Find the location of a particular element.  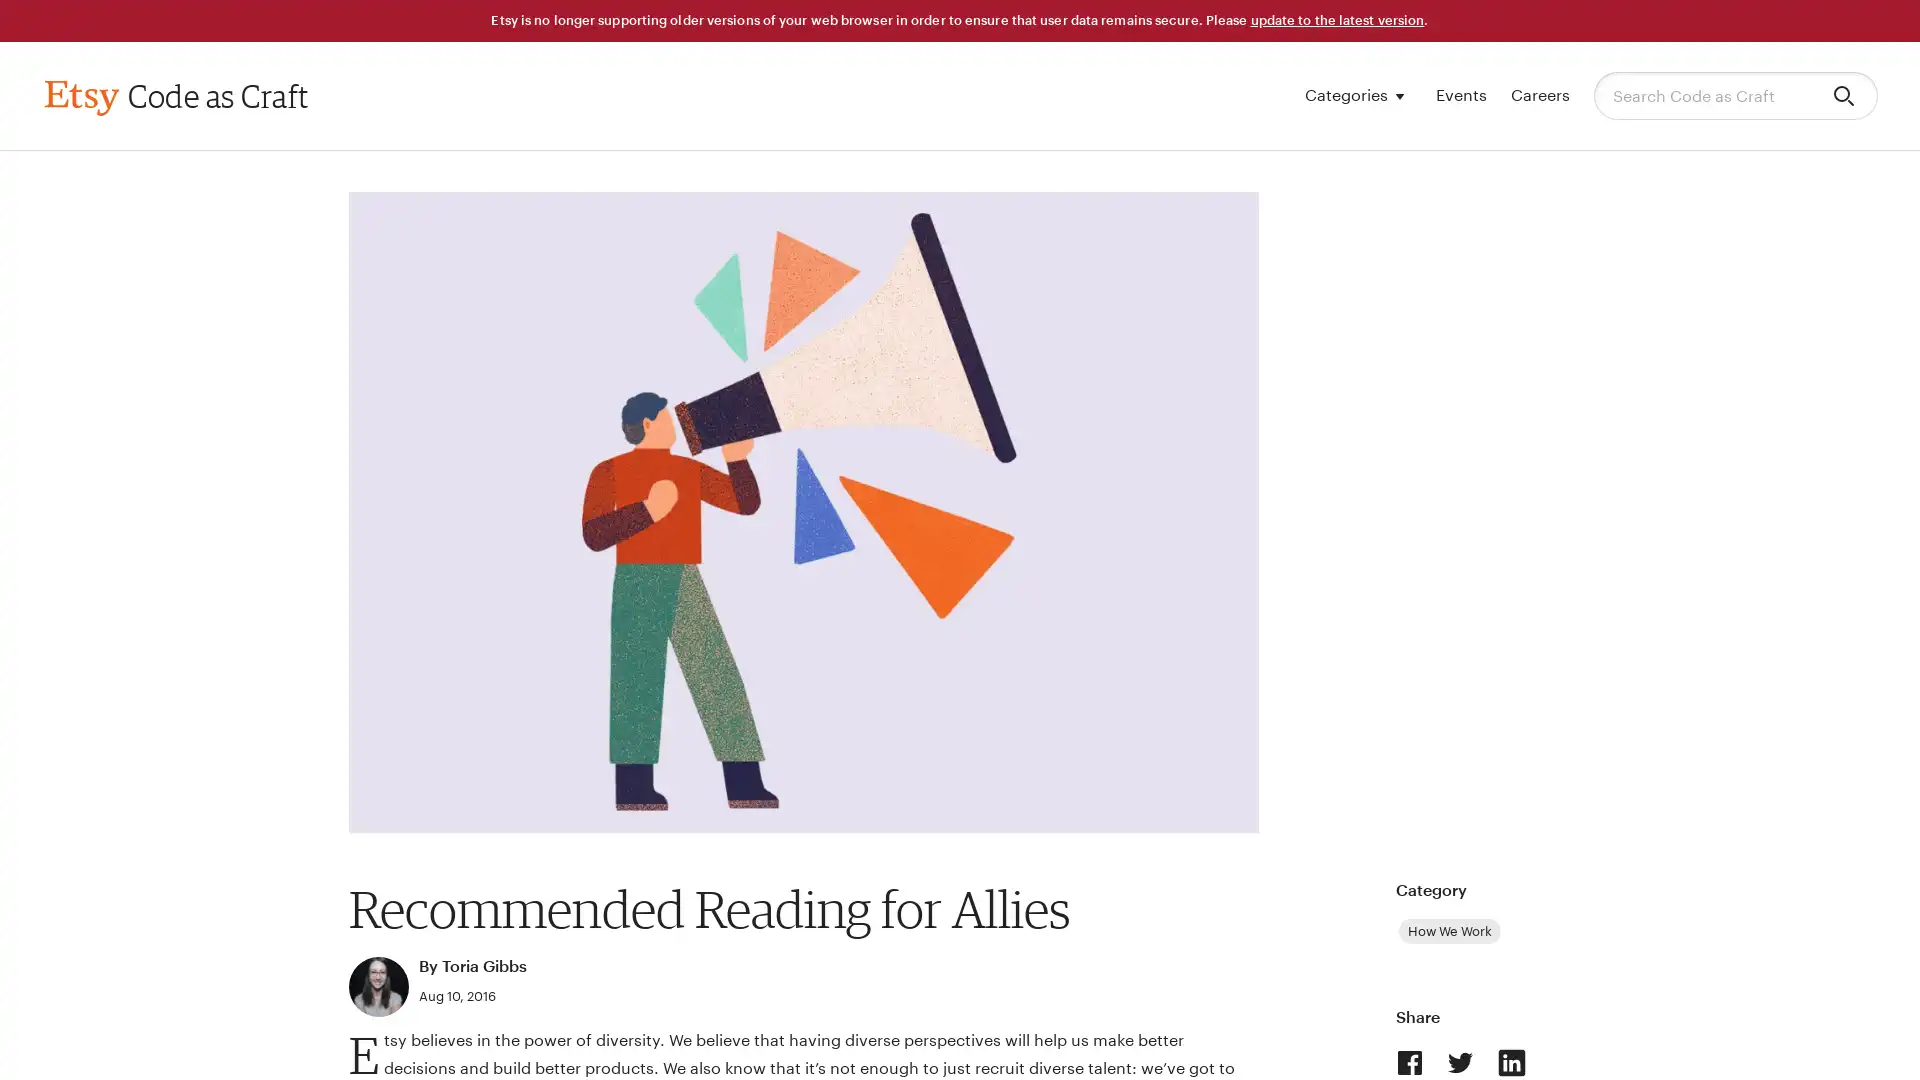

Search is located at coordinates (1846, 96).